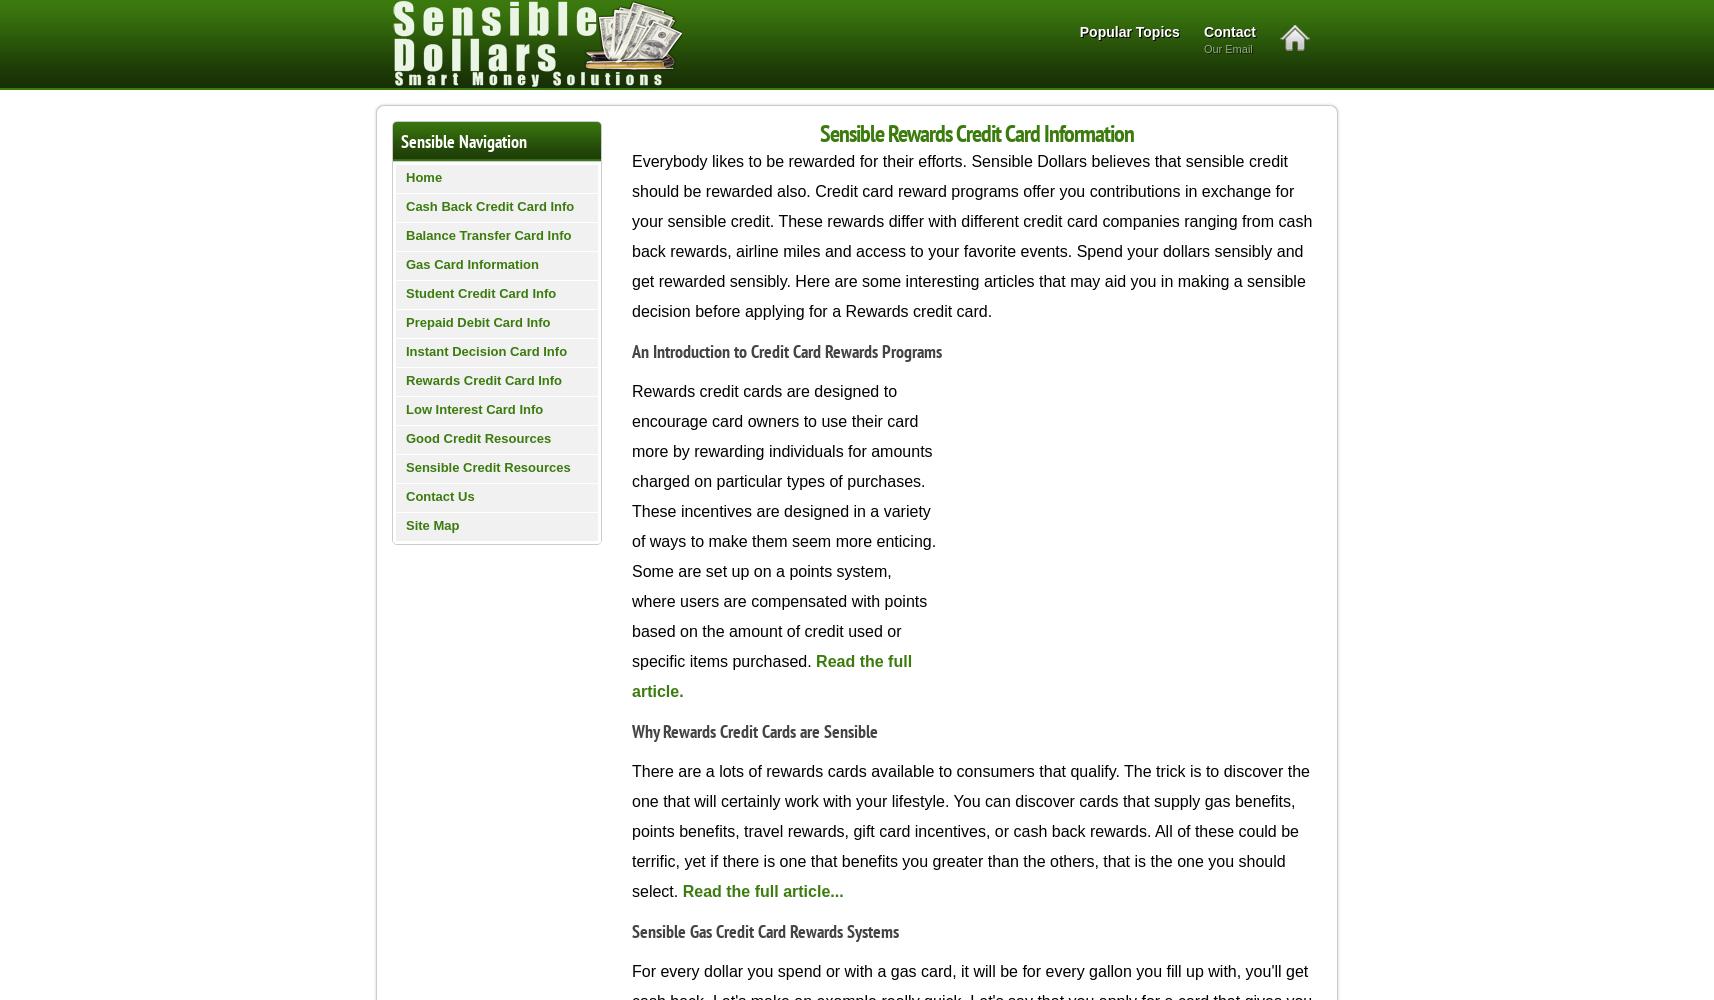 Image resolution: width=1714 pixels, height=1000 pixels. What do you see at coordinates (487, 466) in the screenshot?
I see `'Sensible Credit  Resources'` at bounding box center [487, 466].